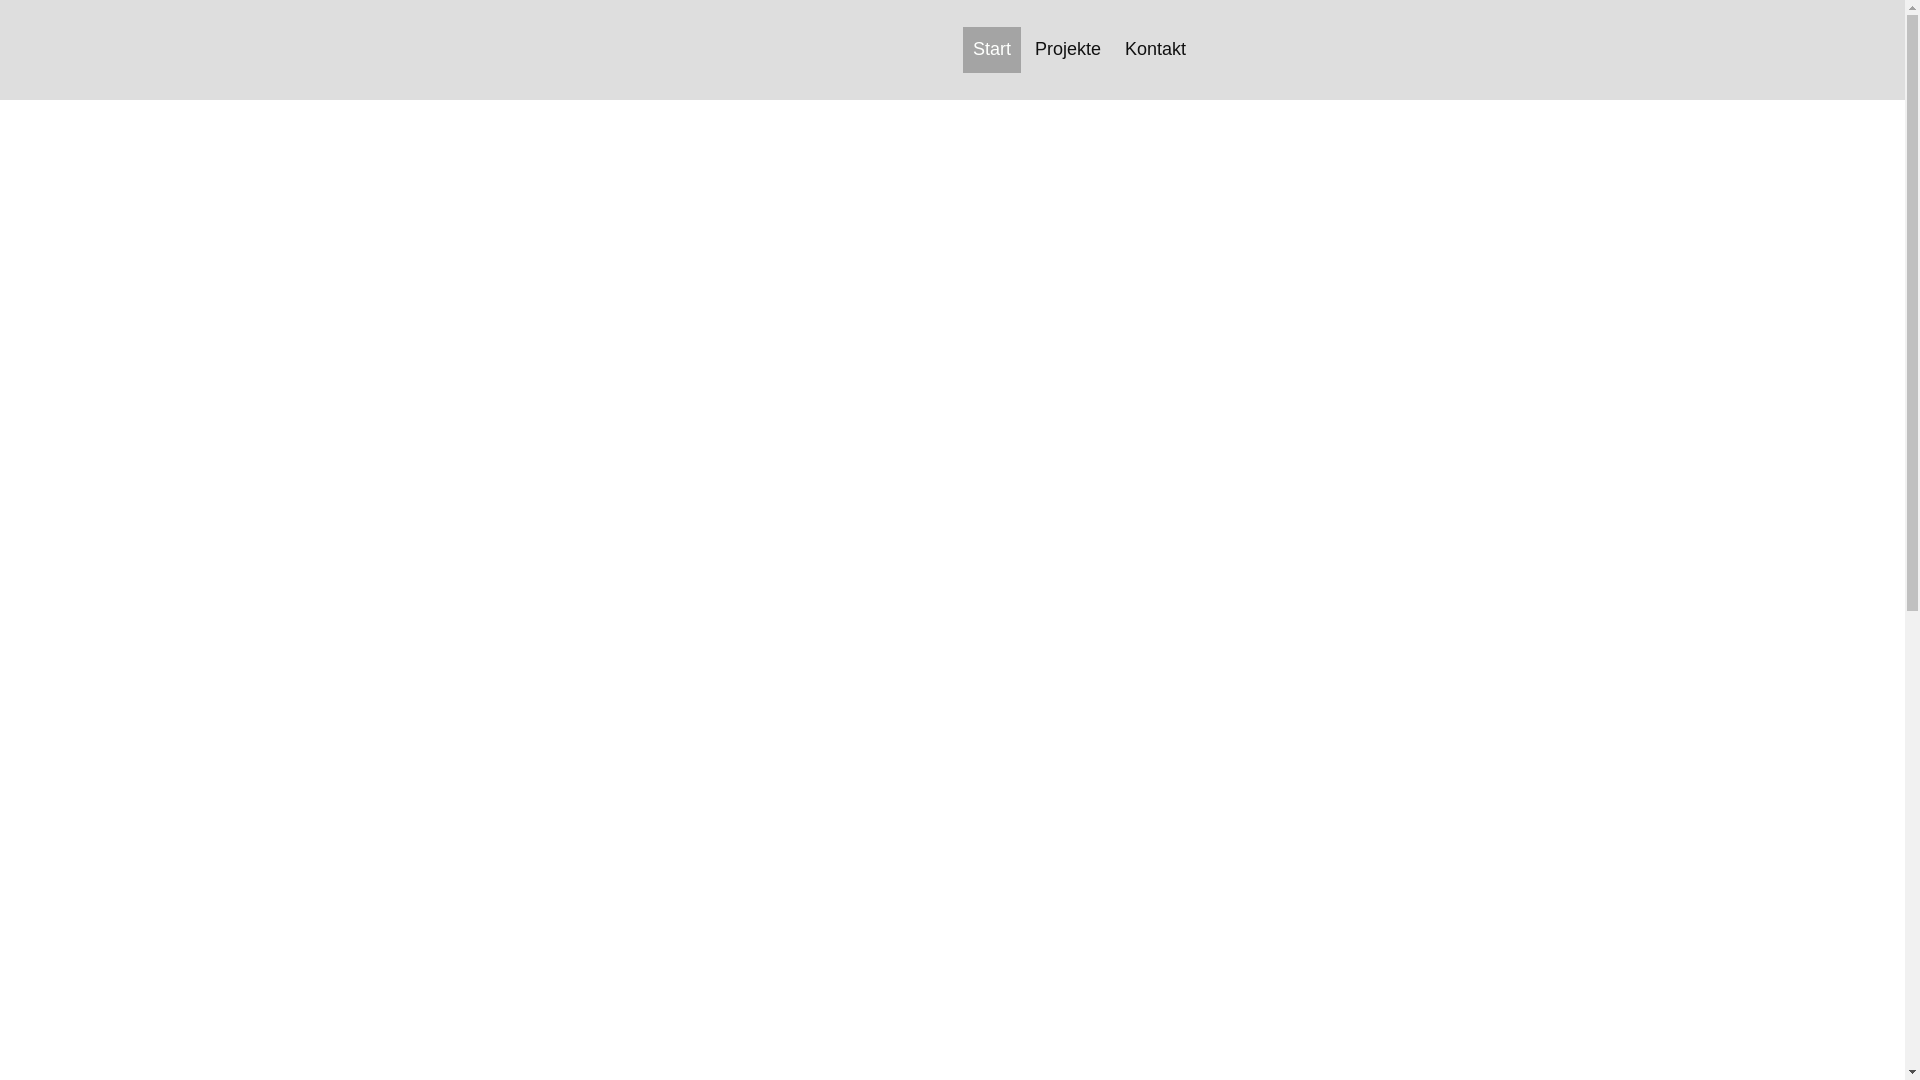  Describe the element at coordinates (1155, 48) in the screenshot. I see `'Kontakt'` at that location.